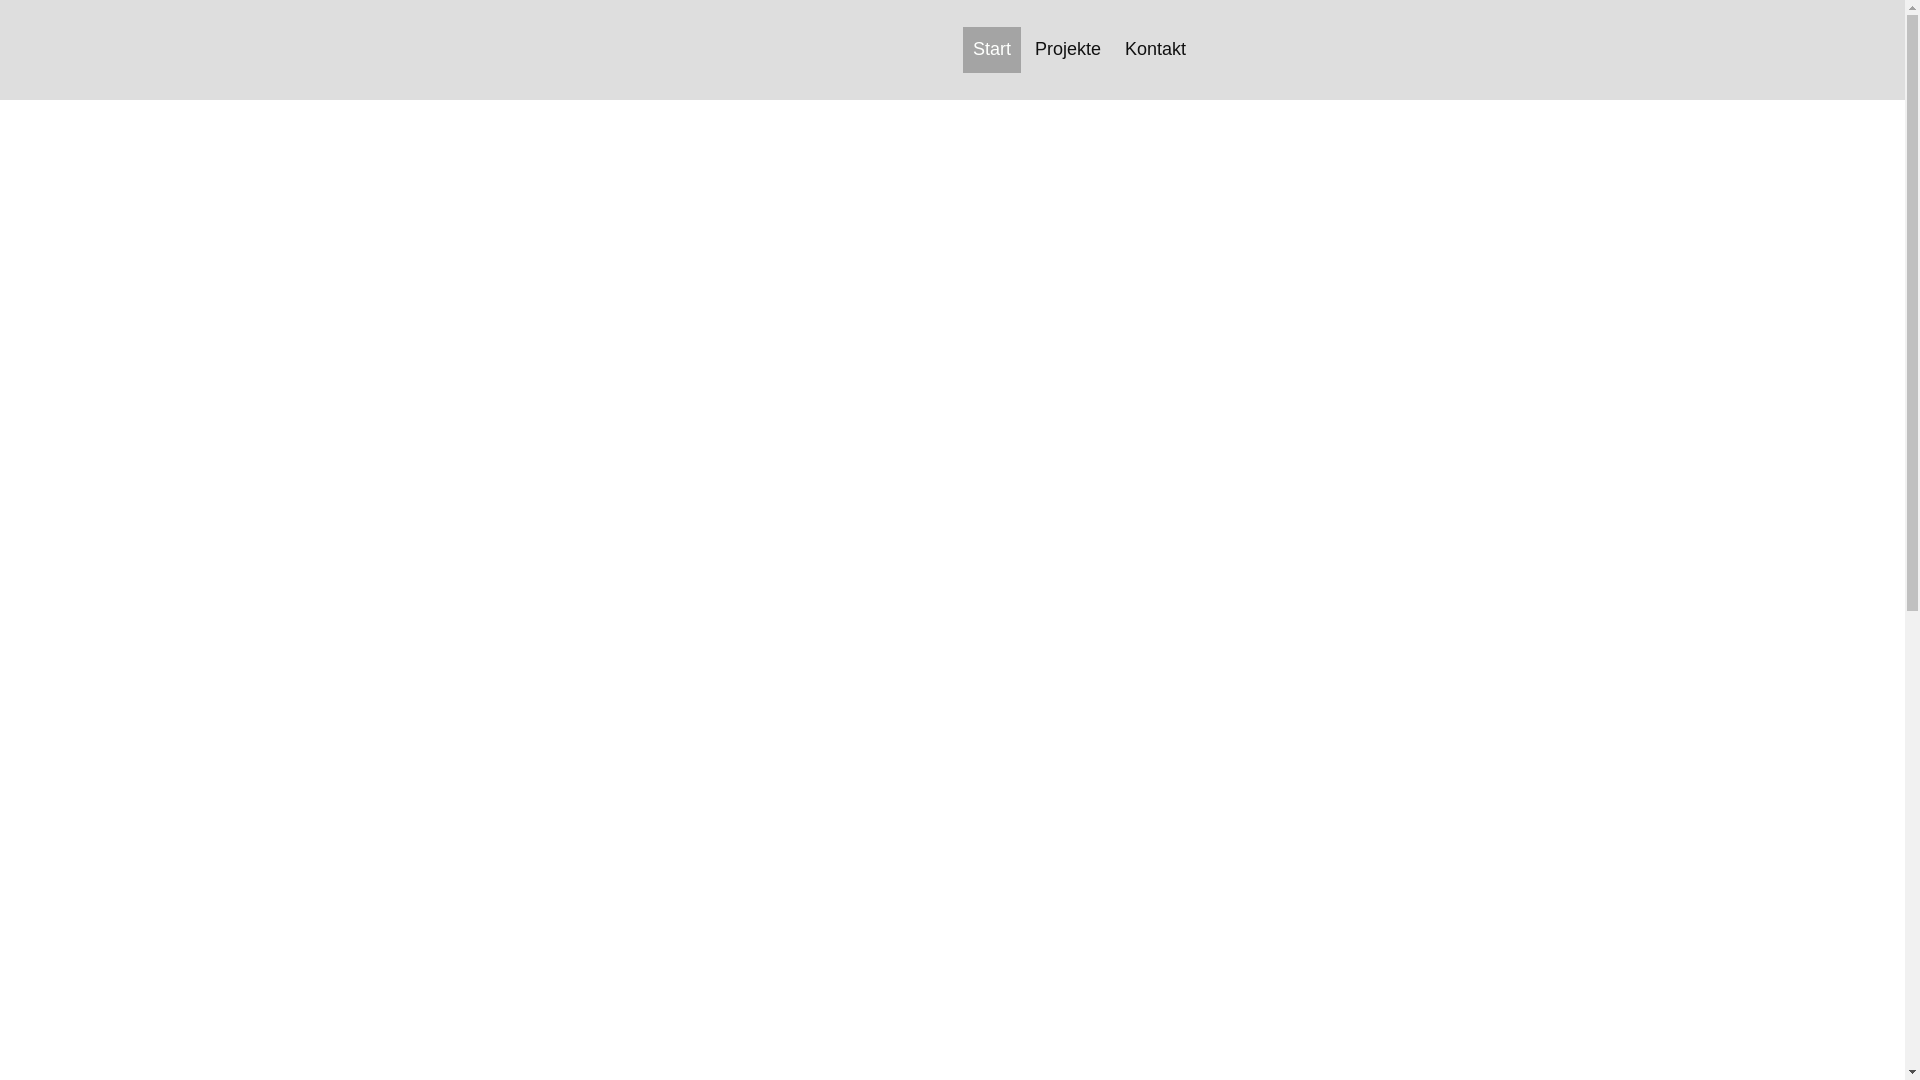  Describe the element at coordinates (1155, 48) in the screenshot. I see `'Kontakt'` at that location.